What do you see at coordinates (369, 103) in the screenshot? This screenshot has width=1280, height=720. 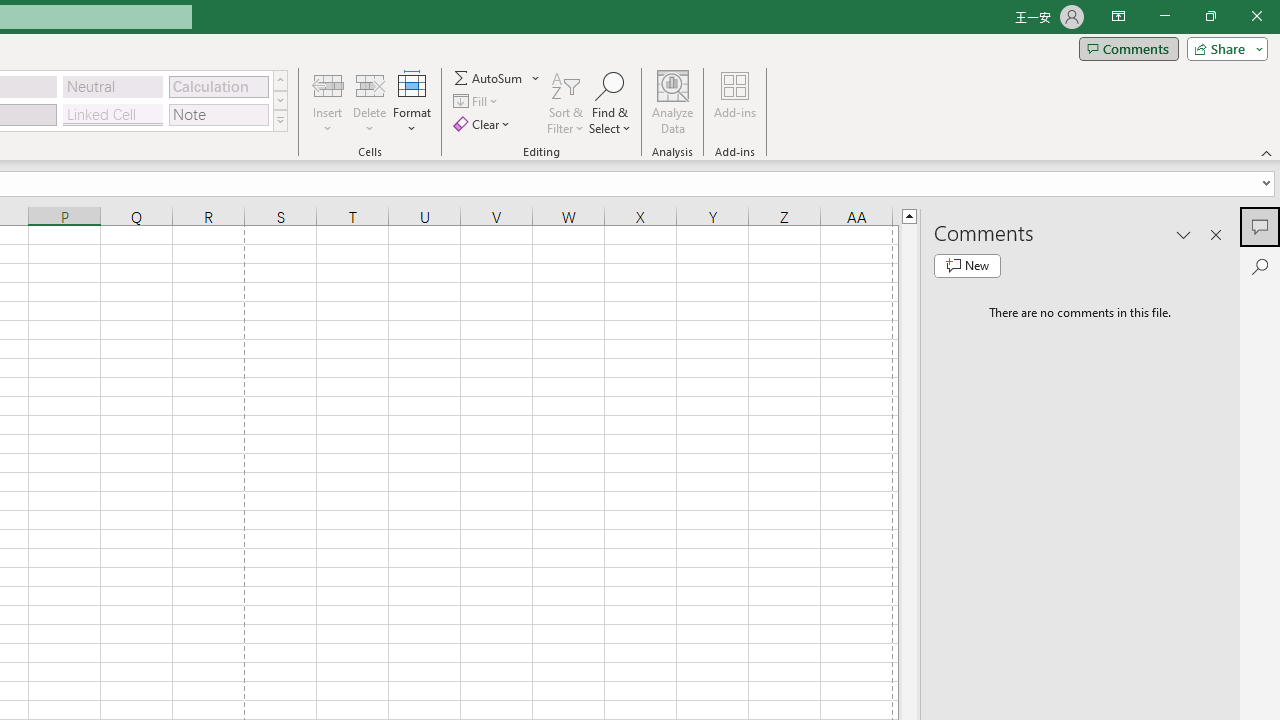 I see `'Delete'` at bounding box center [369, 103].